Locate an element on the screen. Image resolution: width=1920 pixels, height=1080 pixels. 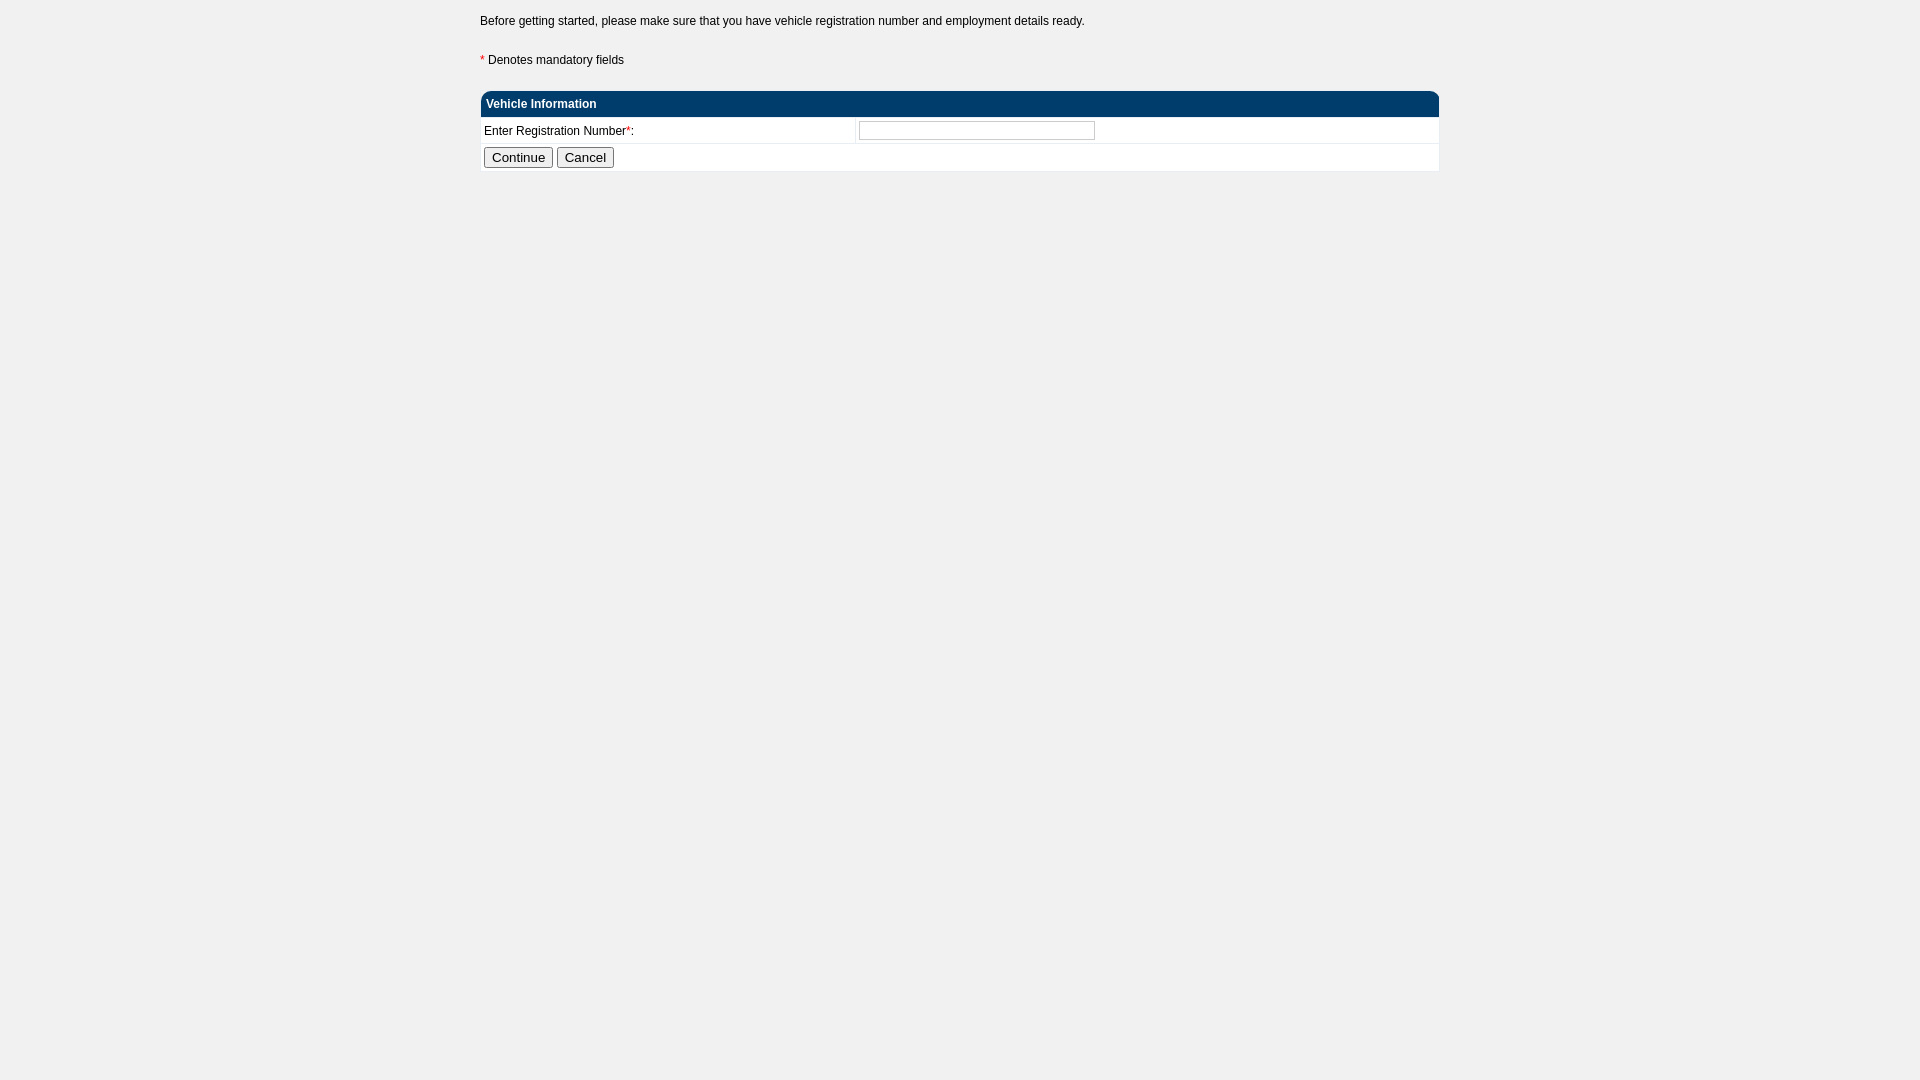
'Cancel' is located at coordinates (584, 156).